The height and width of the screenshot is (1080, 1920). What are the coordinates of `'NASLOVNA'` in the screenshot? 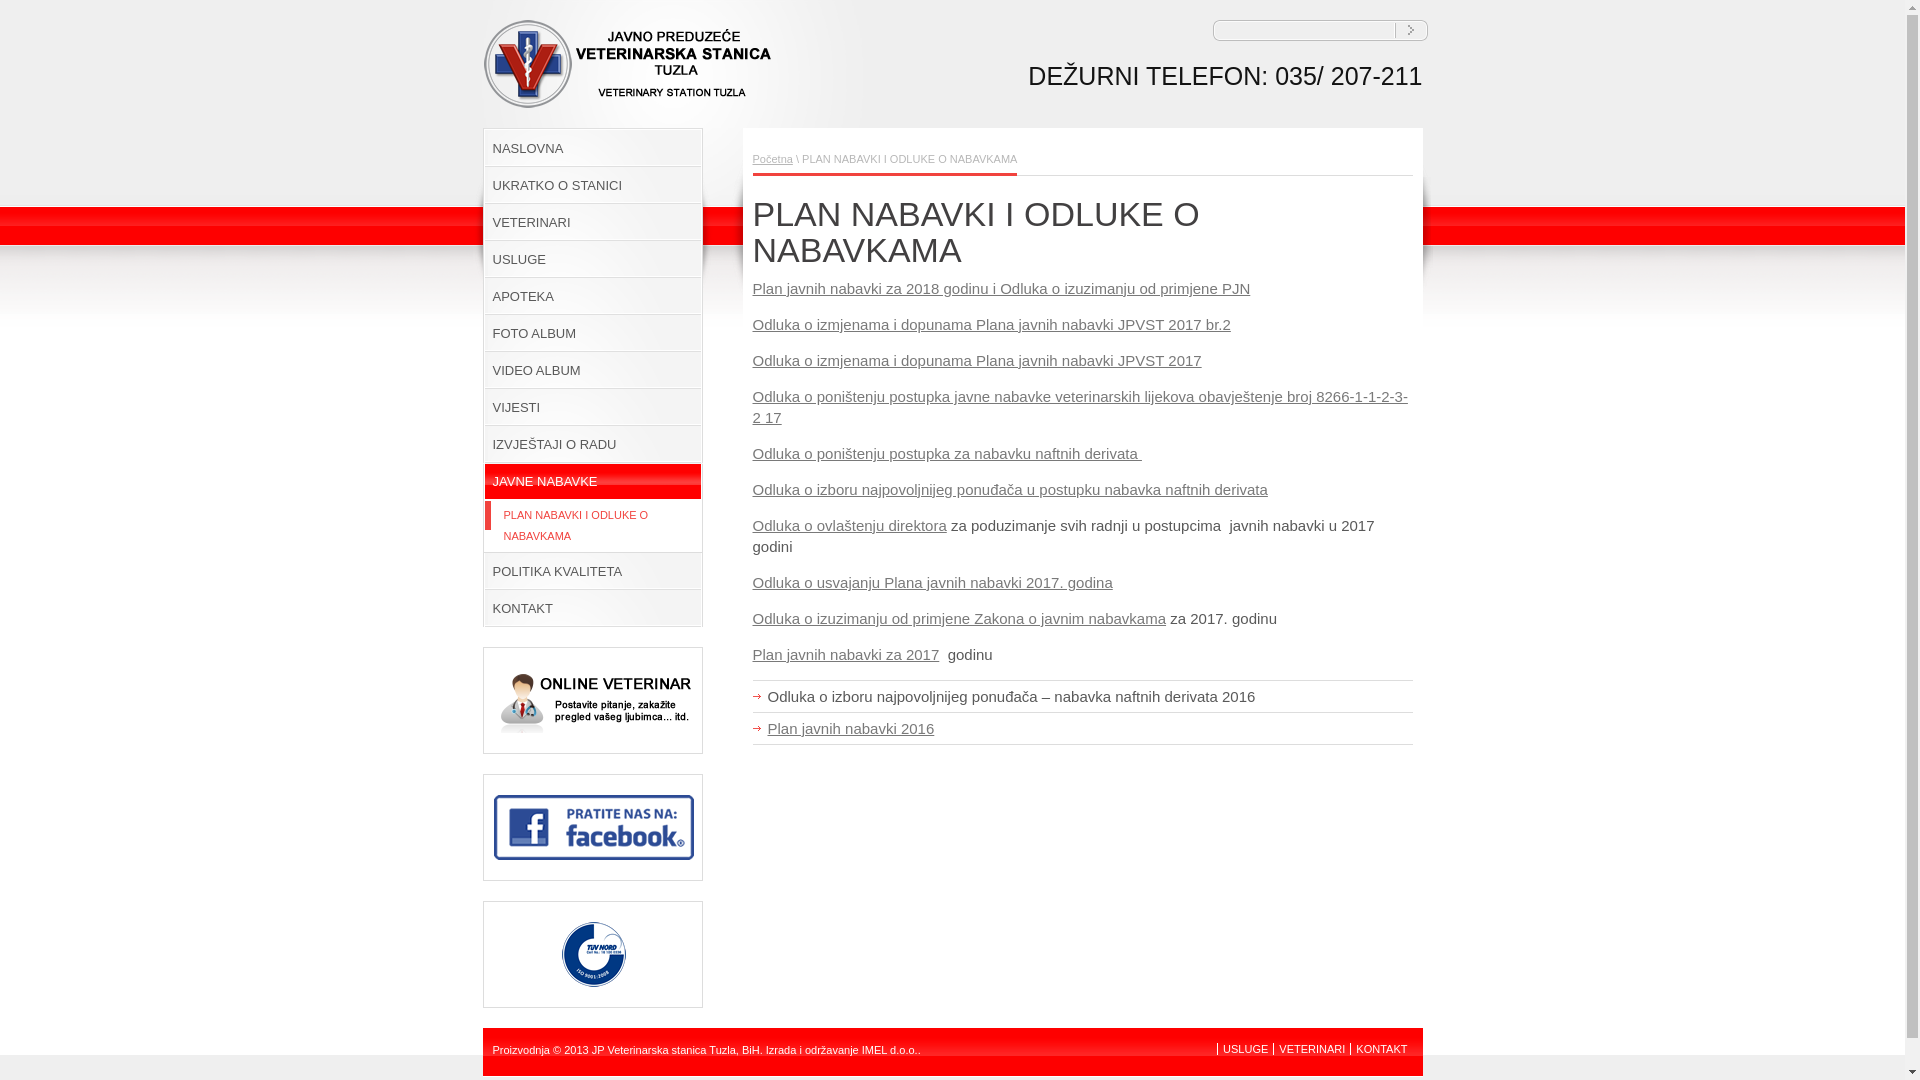 It's located at (590, 147).